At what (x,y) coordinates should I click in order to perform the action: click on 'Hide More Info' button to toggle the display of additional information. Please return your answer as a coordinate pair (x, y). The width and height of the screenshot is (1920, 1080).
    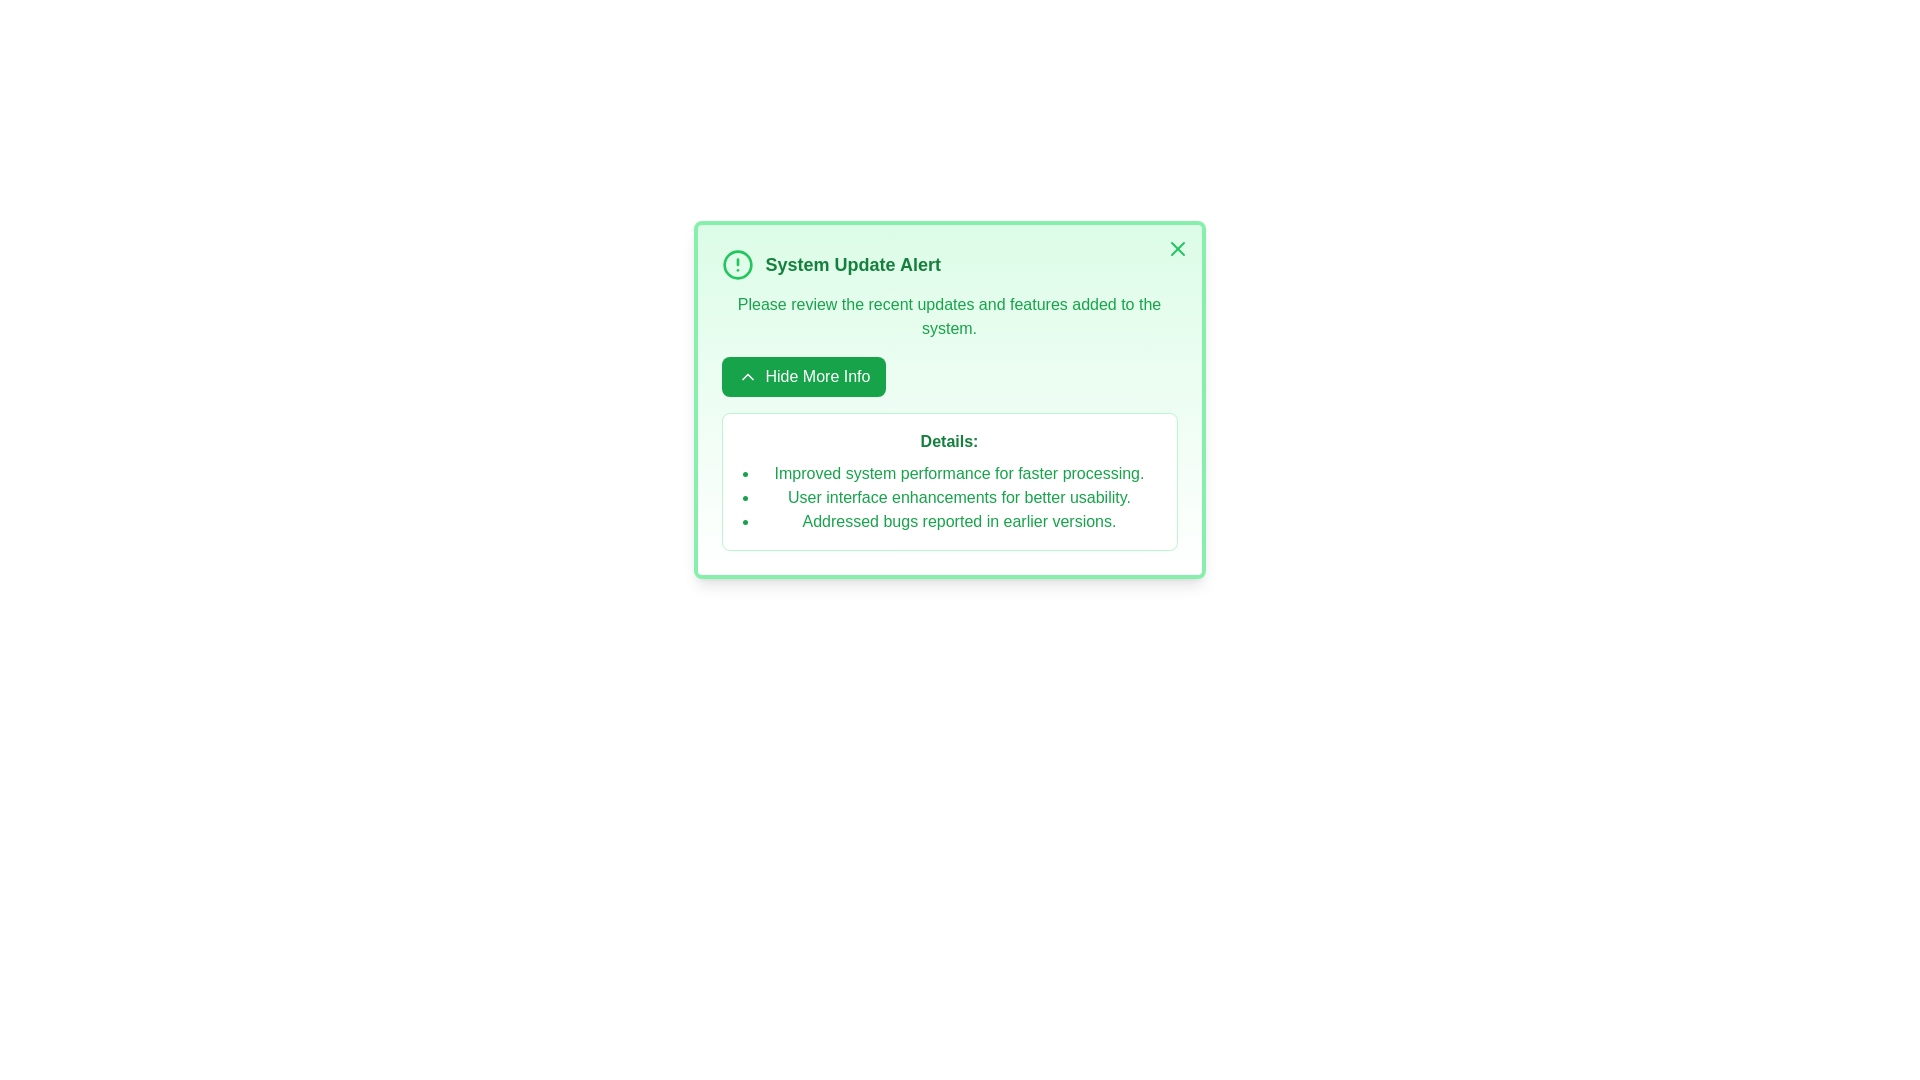
    Looking at the image, I should click on (803, 377).